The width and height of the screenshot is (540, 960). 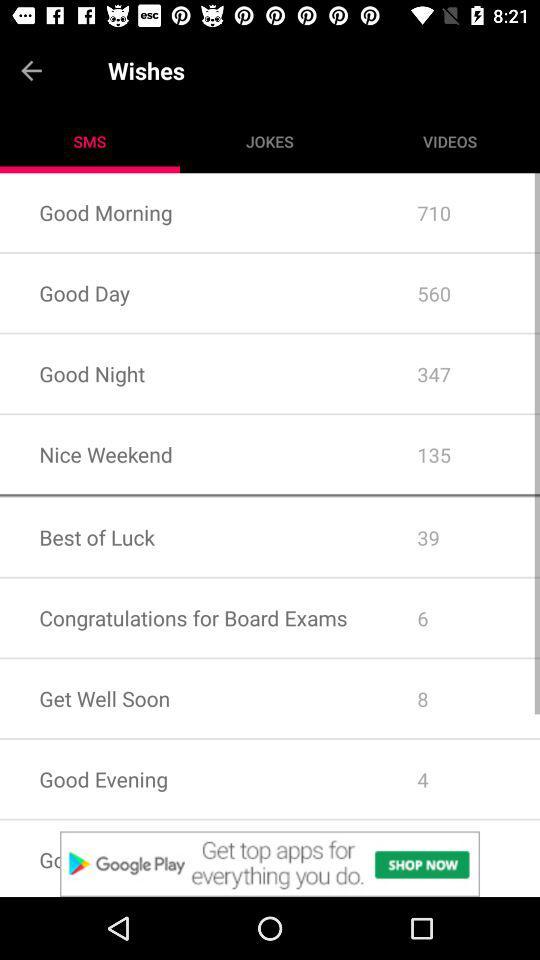 What do you see at coordinates (459, 617) in the screenshot?
I see `the 6 app` at bounding box center [459, 617].